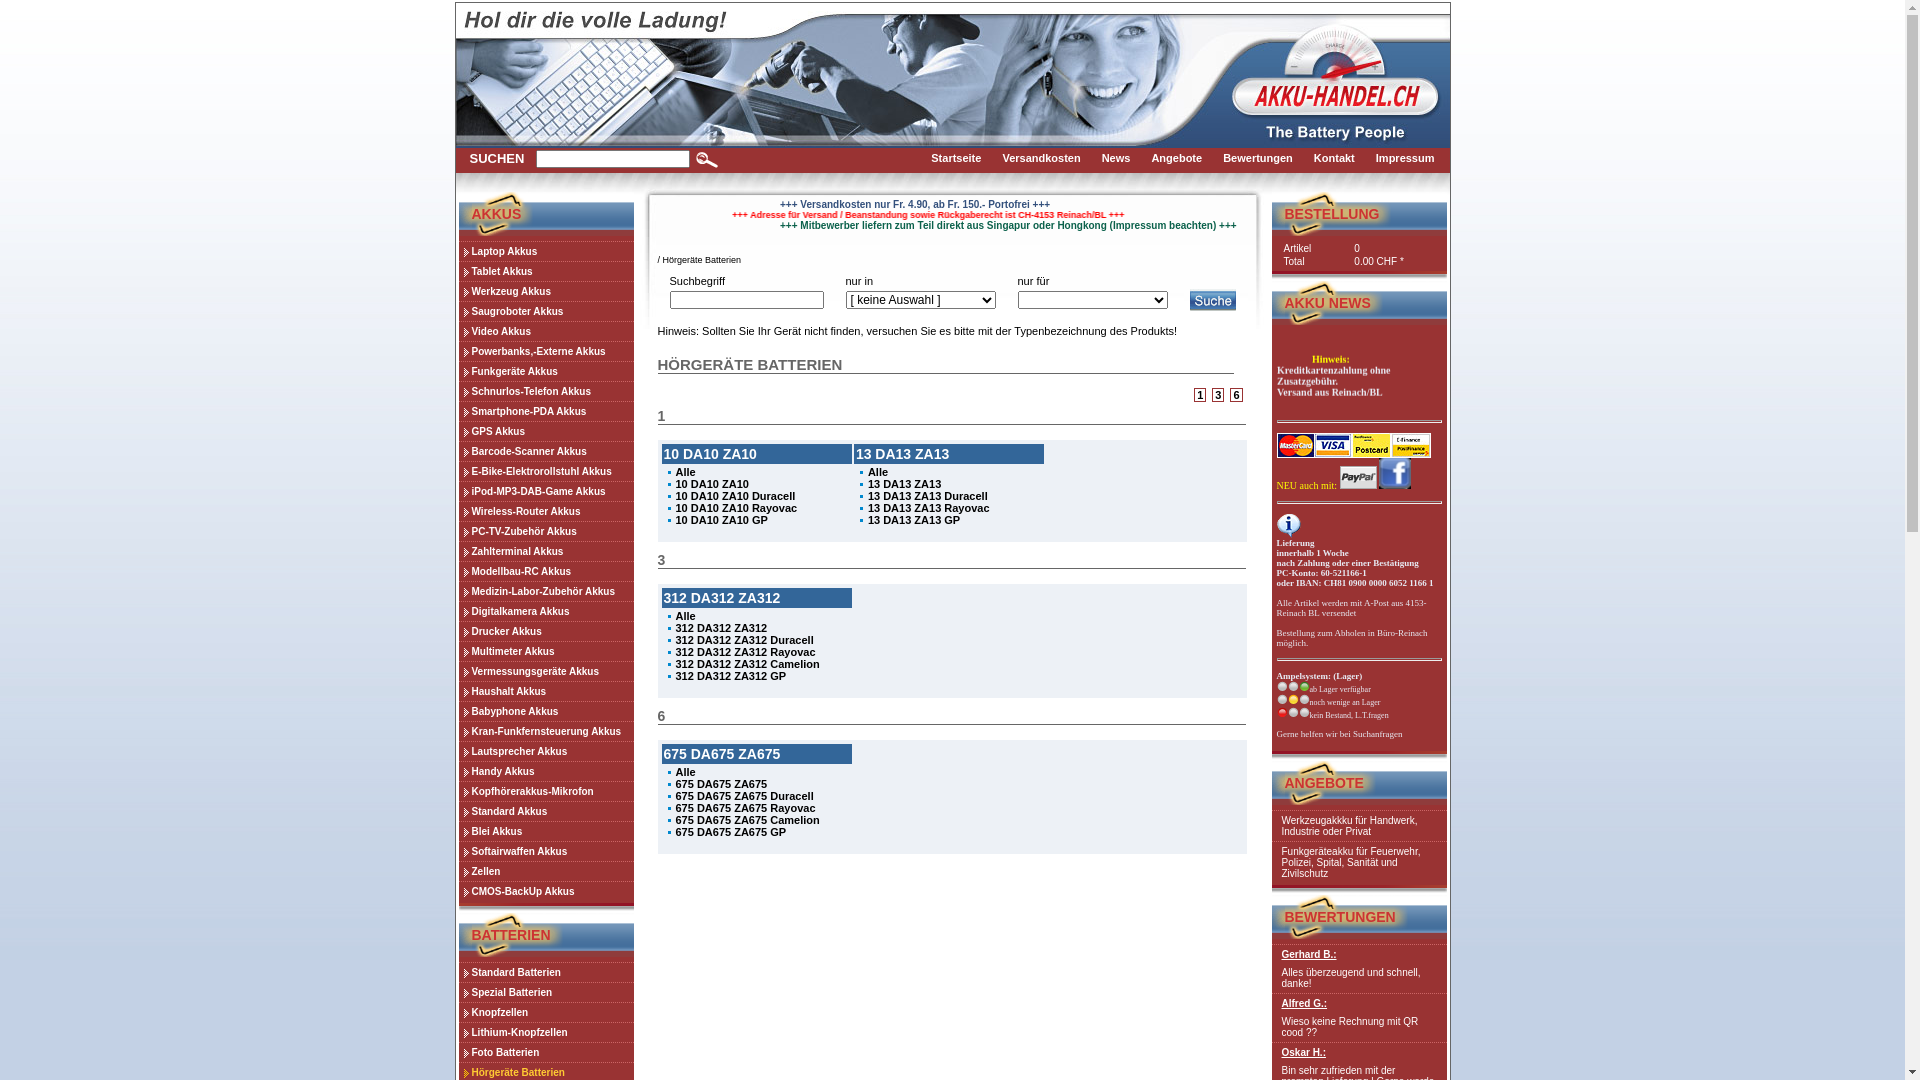 The height and width of the screenshot is (1080, 1920). I want to click on 'Modellbau-RC Akkus', so click(545, 570).